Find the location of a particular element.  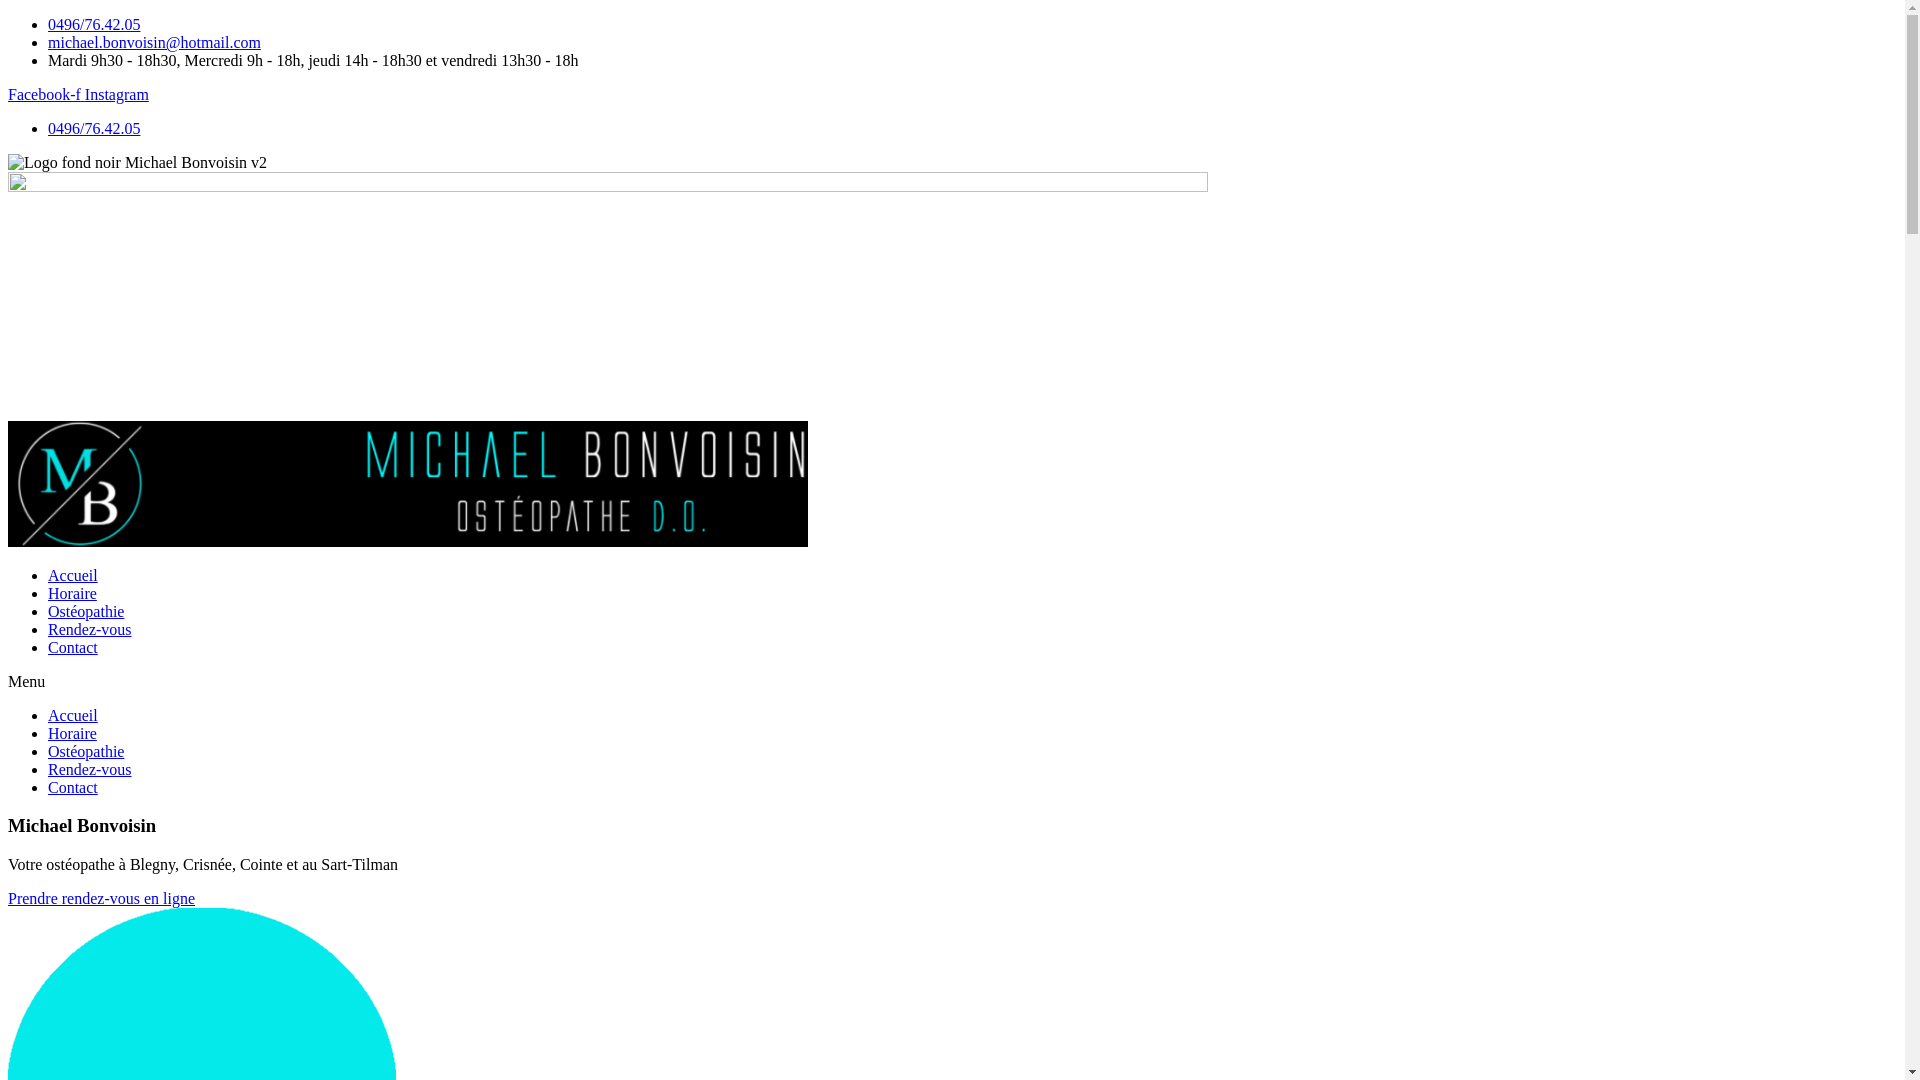

'Horaire' is located at coordinates (72, 592).